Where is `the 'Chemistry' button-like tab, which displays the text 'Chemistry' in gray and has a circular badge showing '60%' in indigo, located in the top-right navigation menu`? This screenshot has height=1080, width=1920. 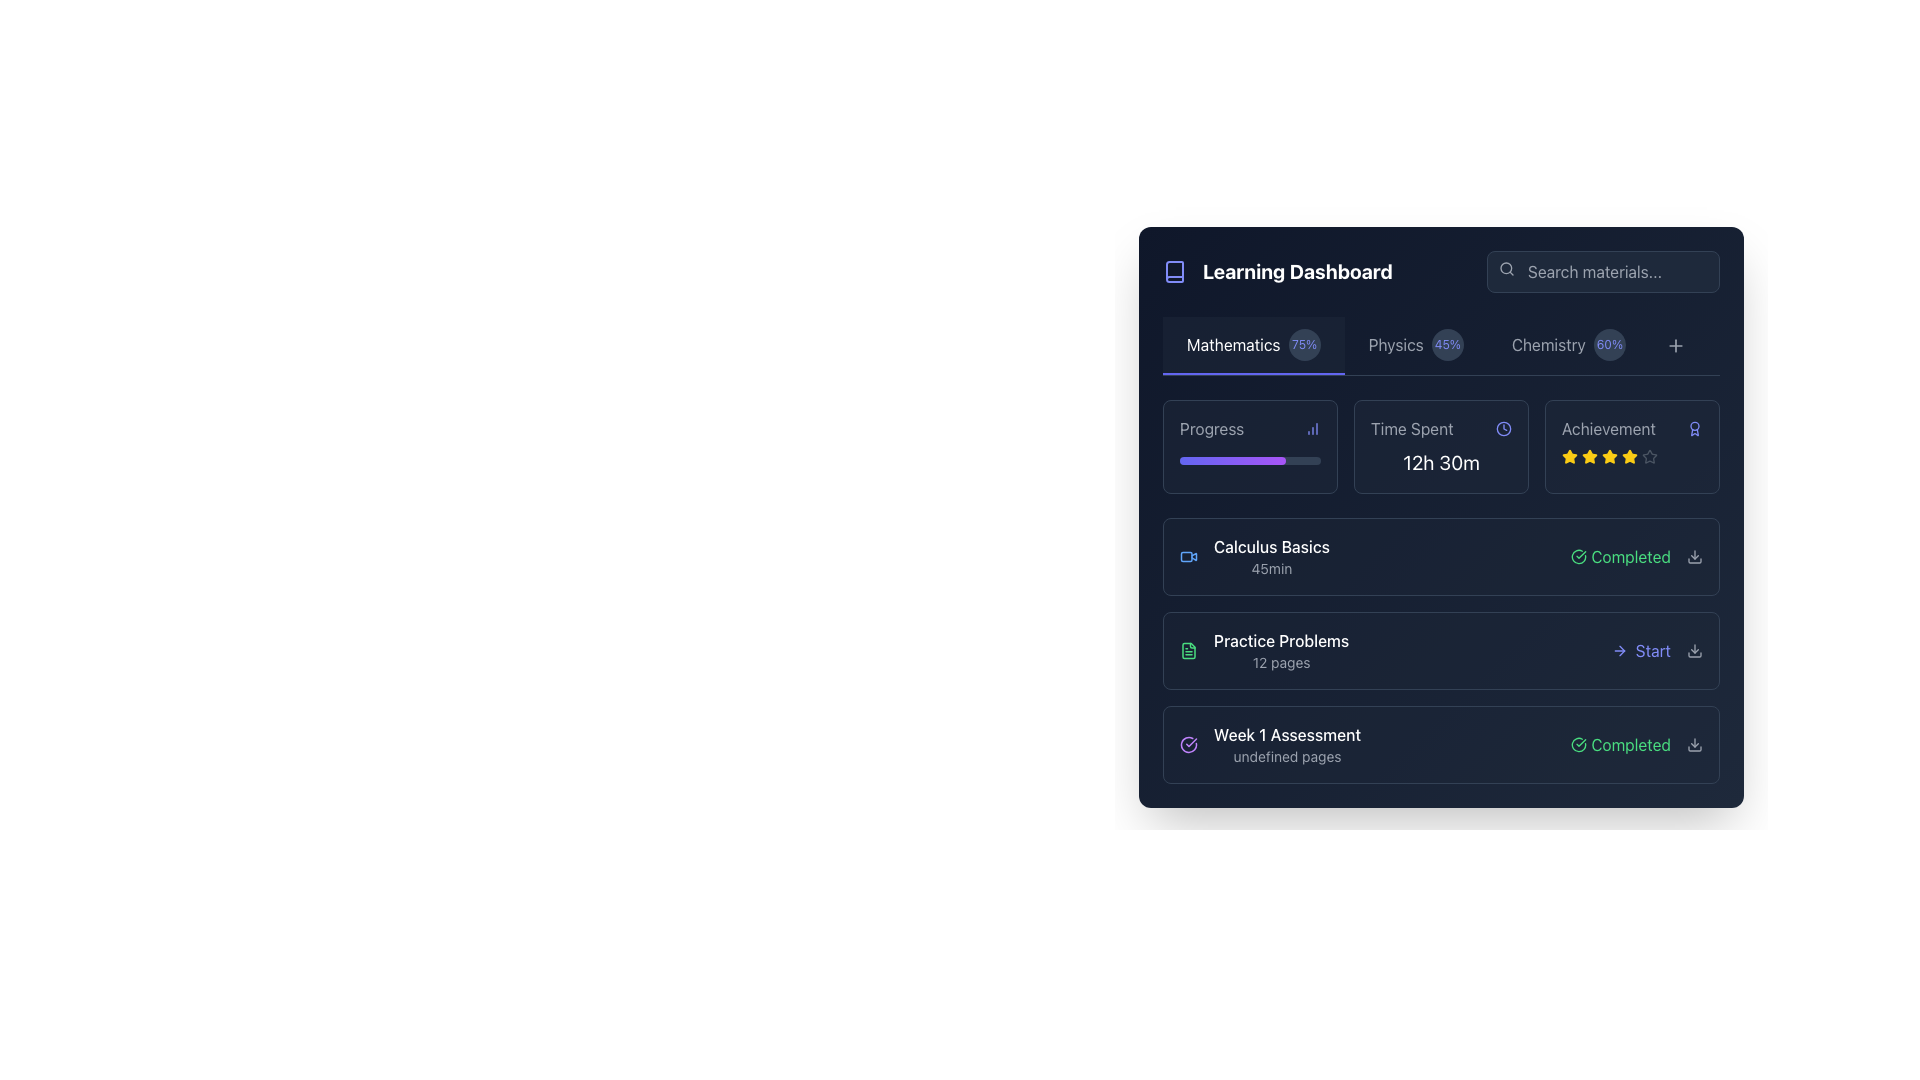 the 'Chemistry' button-like tab, which displays the text 'Chemistry' in gray and has a circular badge showing '60%' in indigo, located in the top-right navigation menu is located at coordinates (1567, 345).